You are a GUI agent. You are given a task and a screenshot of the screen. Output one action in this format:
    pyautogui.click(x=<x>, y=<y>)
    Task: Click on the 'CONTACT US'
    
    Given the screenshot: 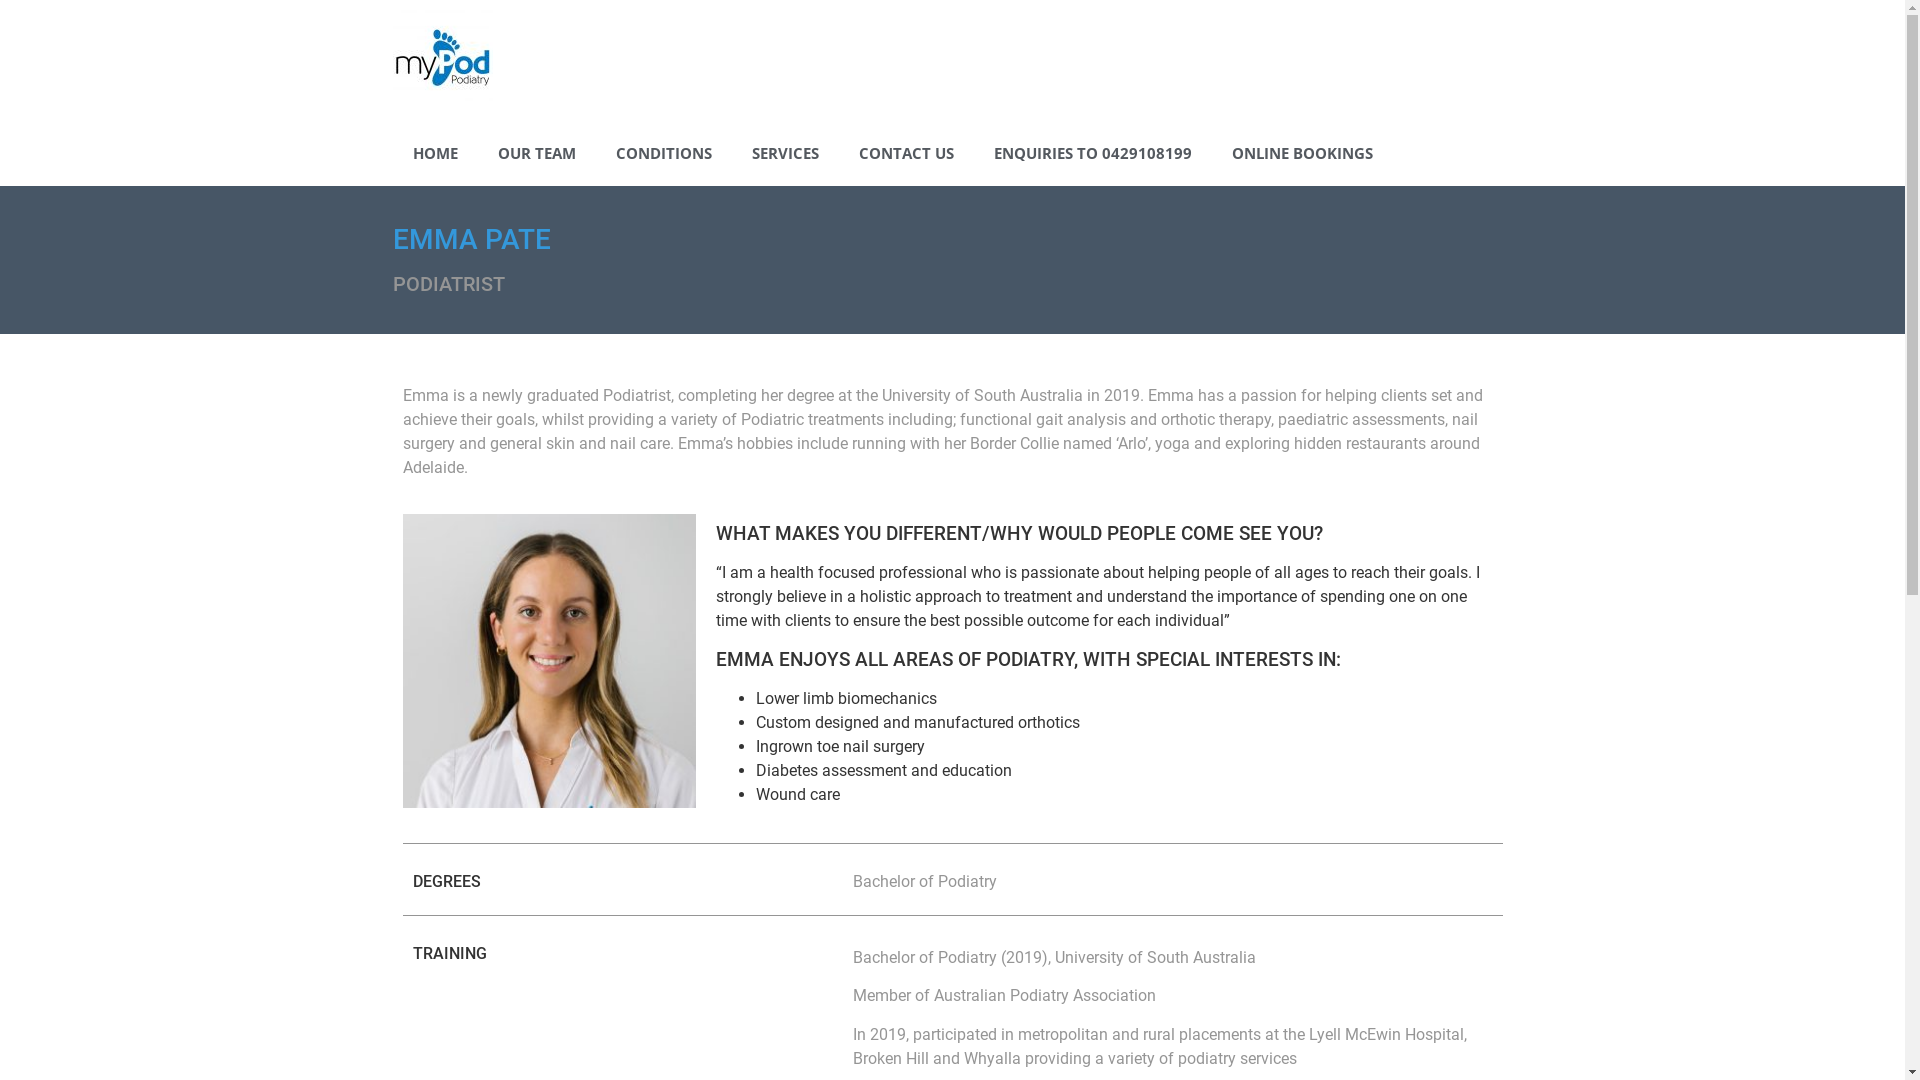 What is the action you would take?
    pyautogui.click(x=904, y=152)
    